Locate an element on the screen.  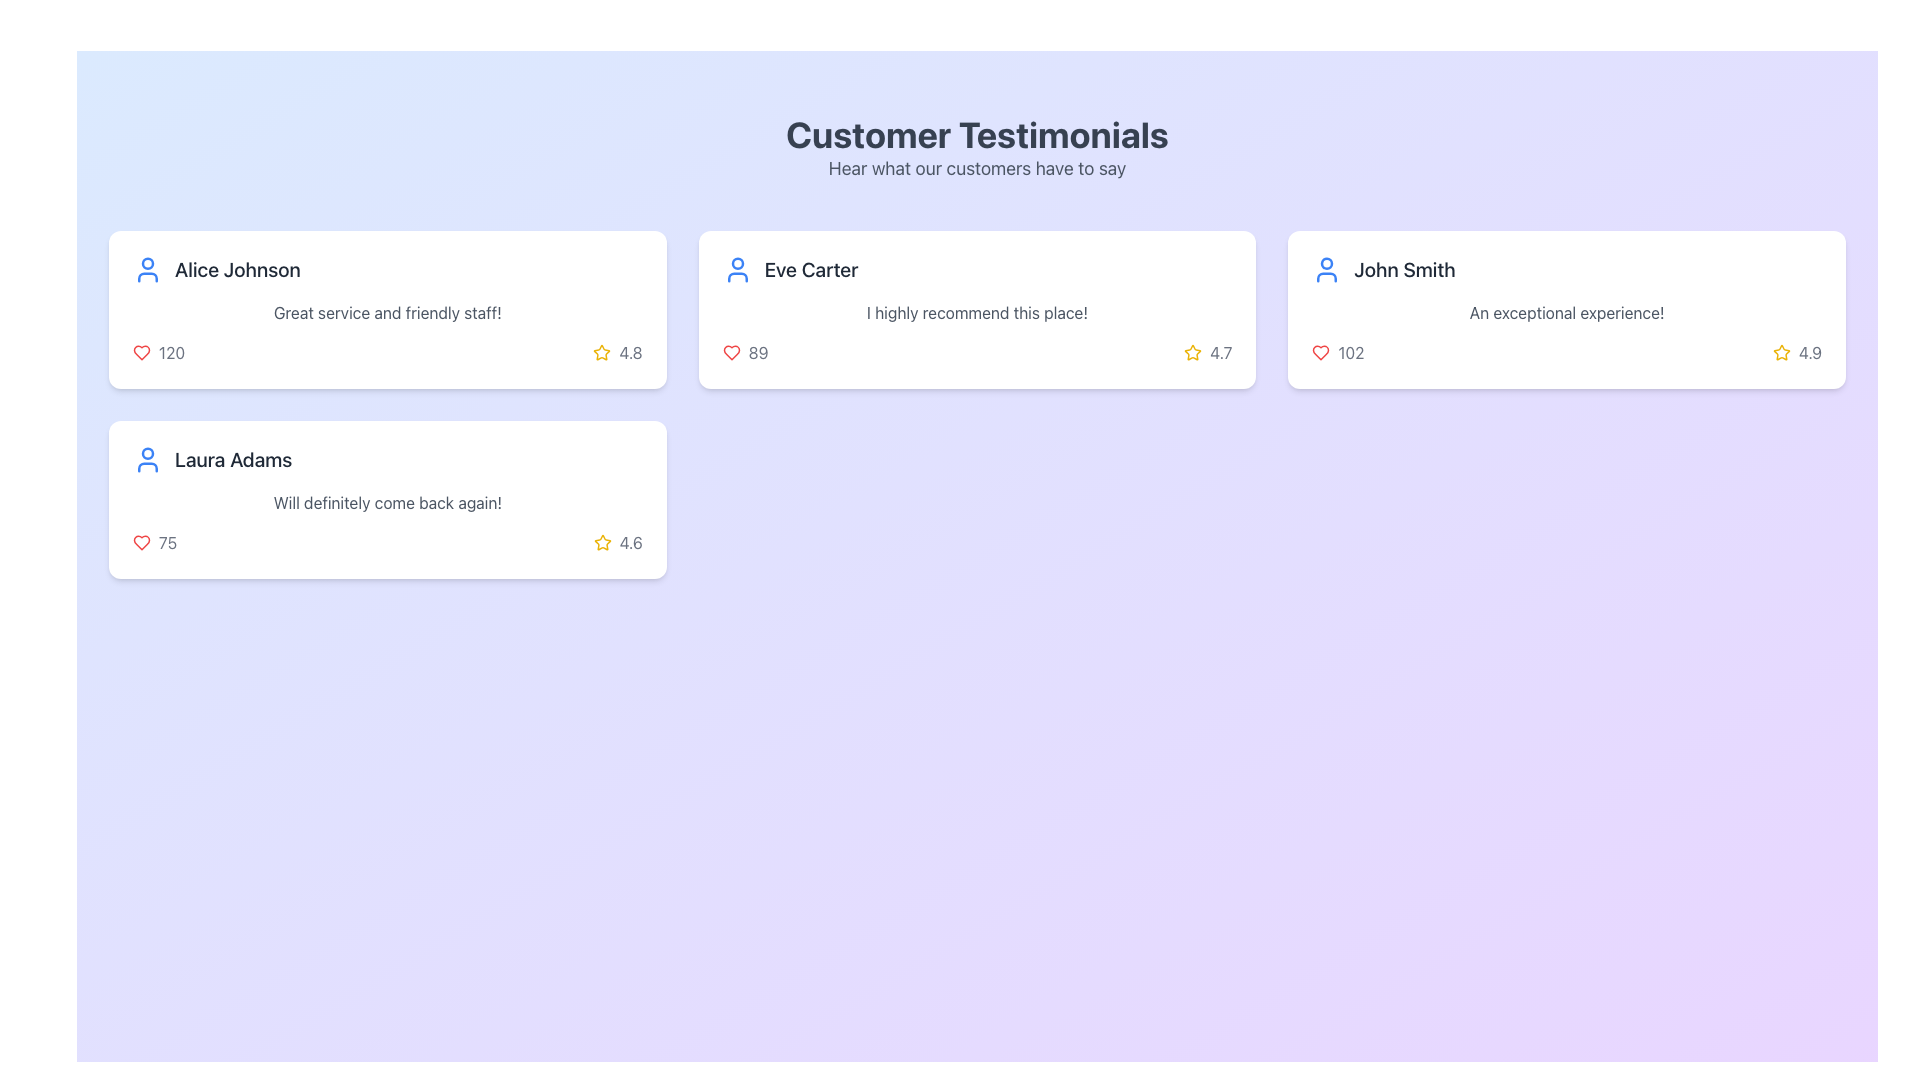
the red heart icon with the number '120' located in the first card under the title 'Alice Johnson' is located at coordinates (158, 352).